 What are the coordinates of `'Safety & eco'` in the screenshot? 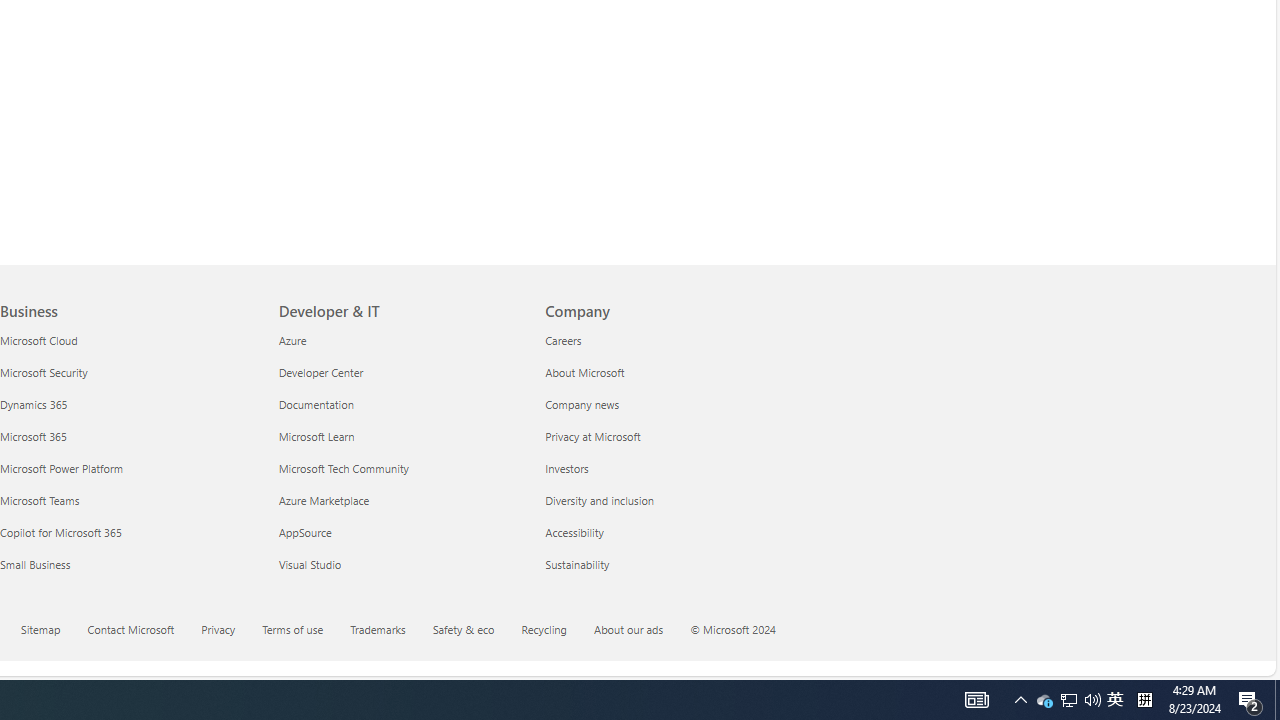 It's located at (463, 627).